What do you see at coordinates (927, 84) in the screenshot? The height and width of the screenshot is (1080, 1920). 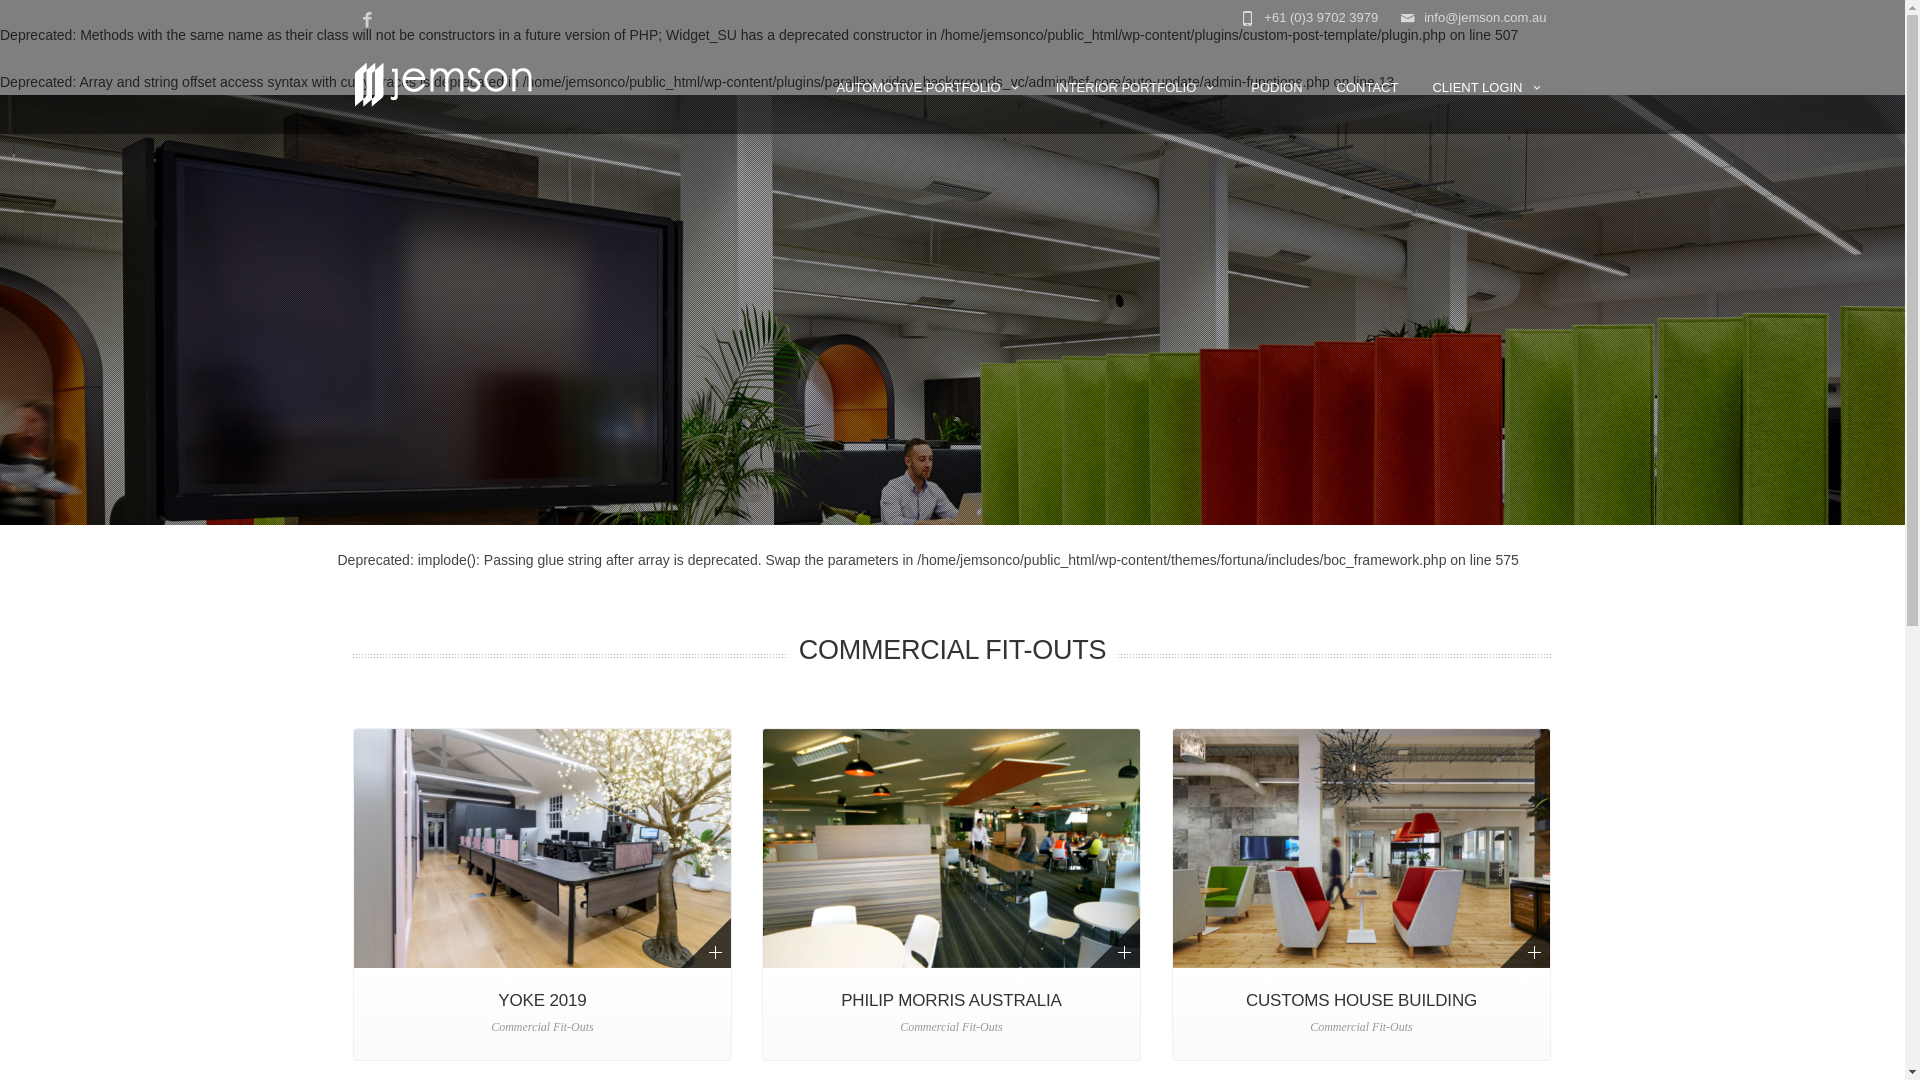 I see `'AUTOMOTIVE PORTFOLIO'` at bounding box center [927, 84].